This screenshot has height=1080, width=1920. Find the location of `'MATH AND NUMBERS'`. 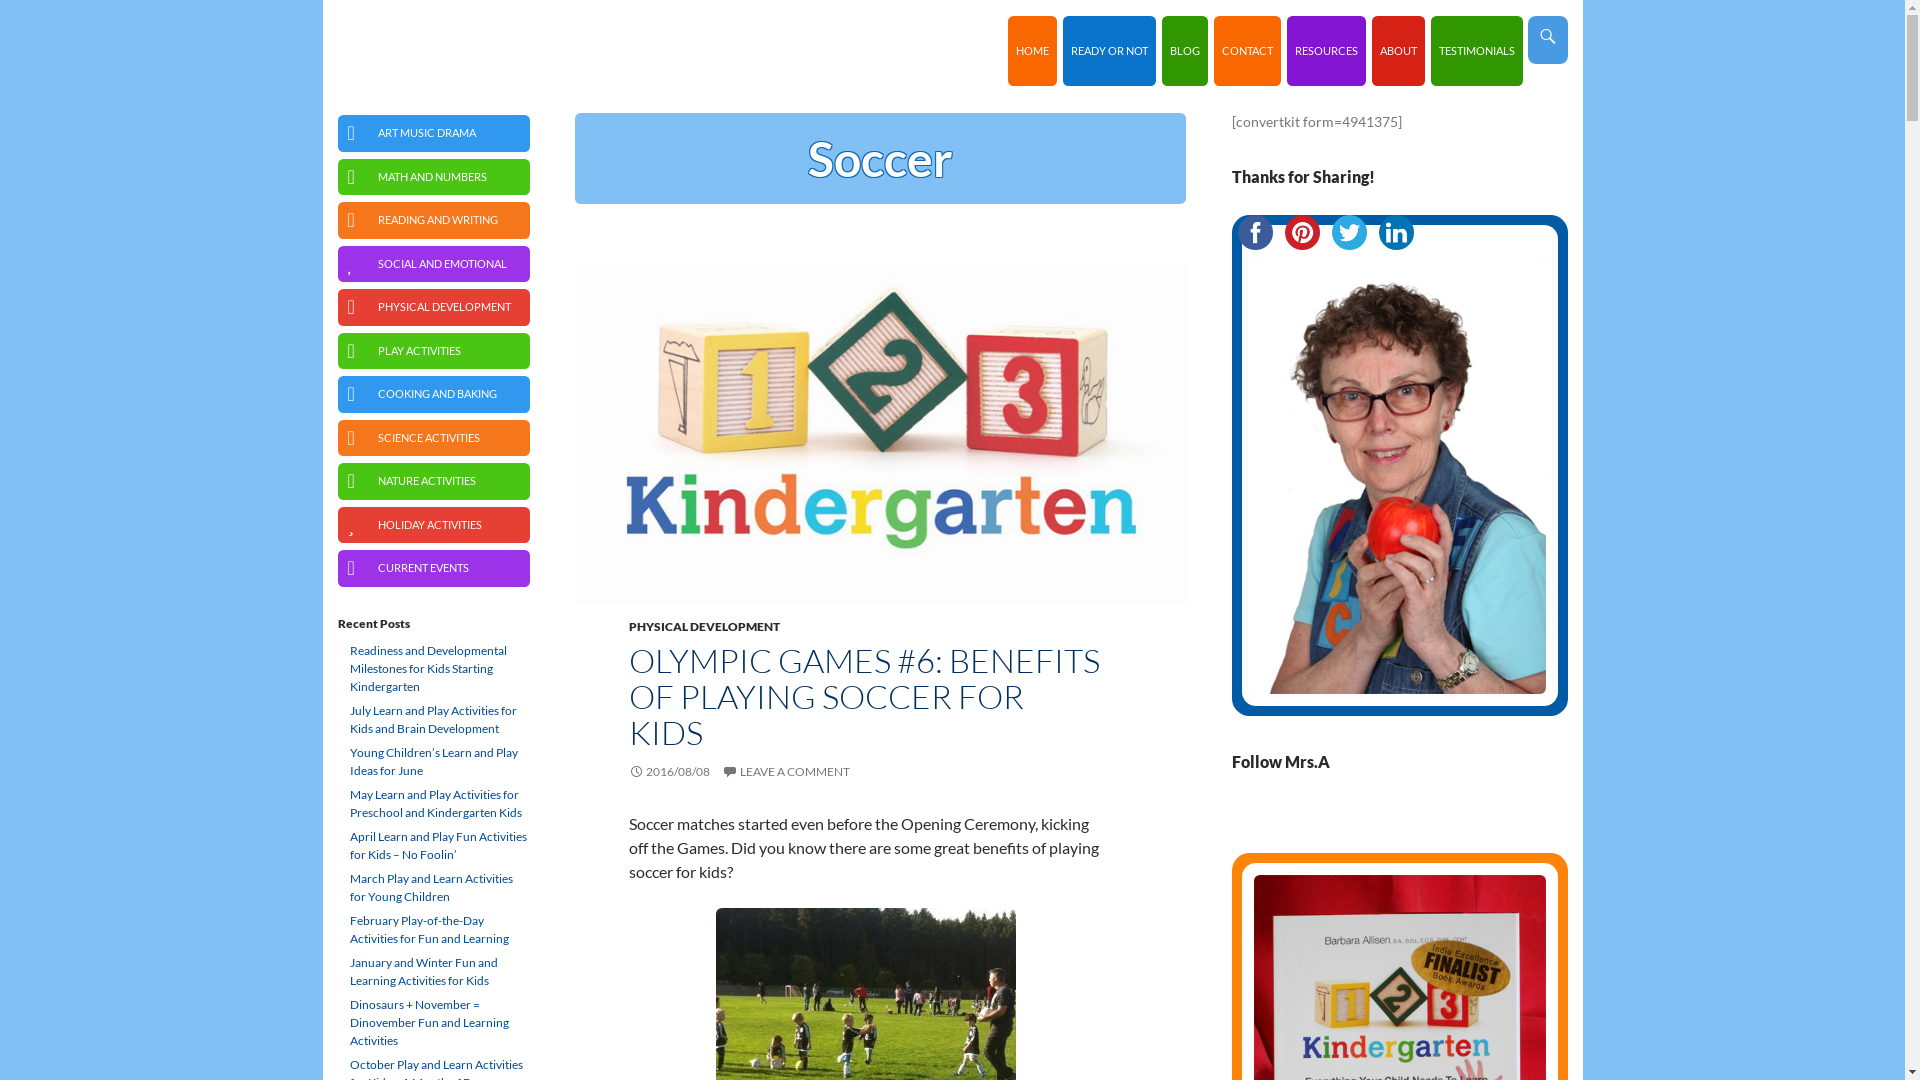

'MATH AND NUMBERS' is located at coordinates (432, 175).